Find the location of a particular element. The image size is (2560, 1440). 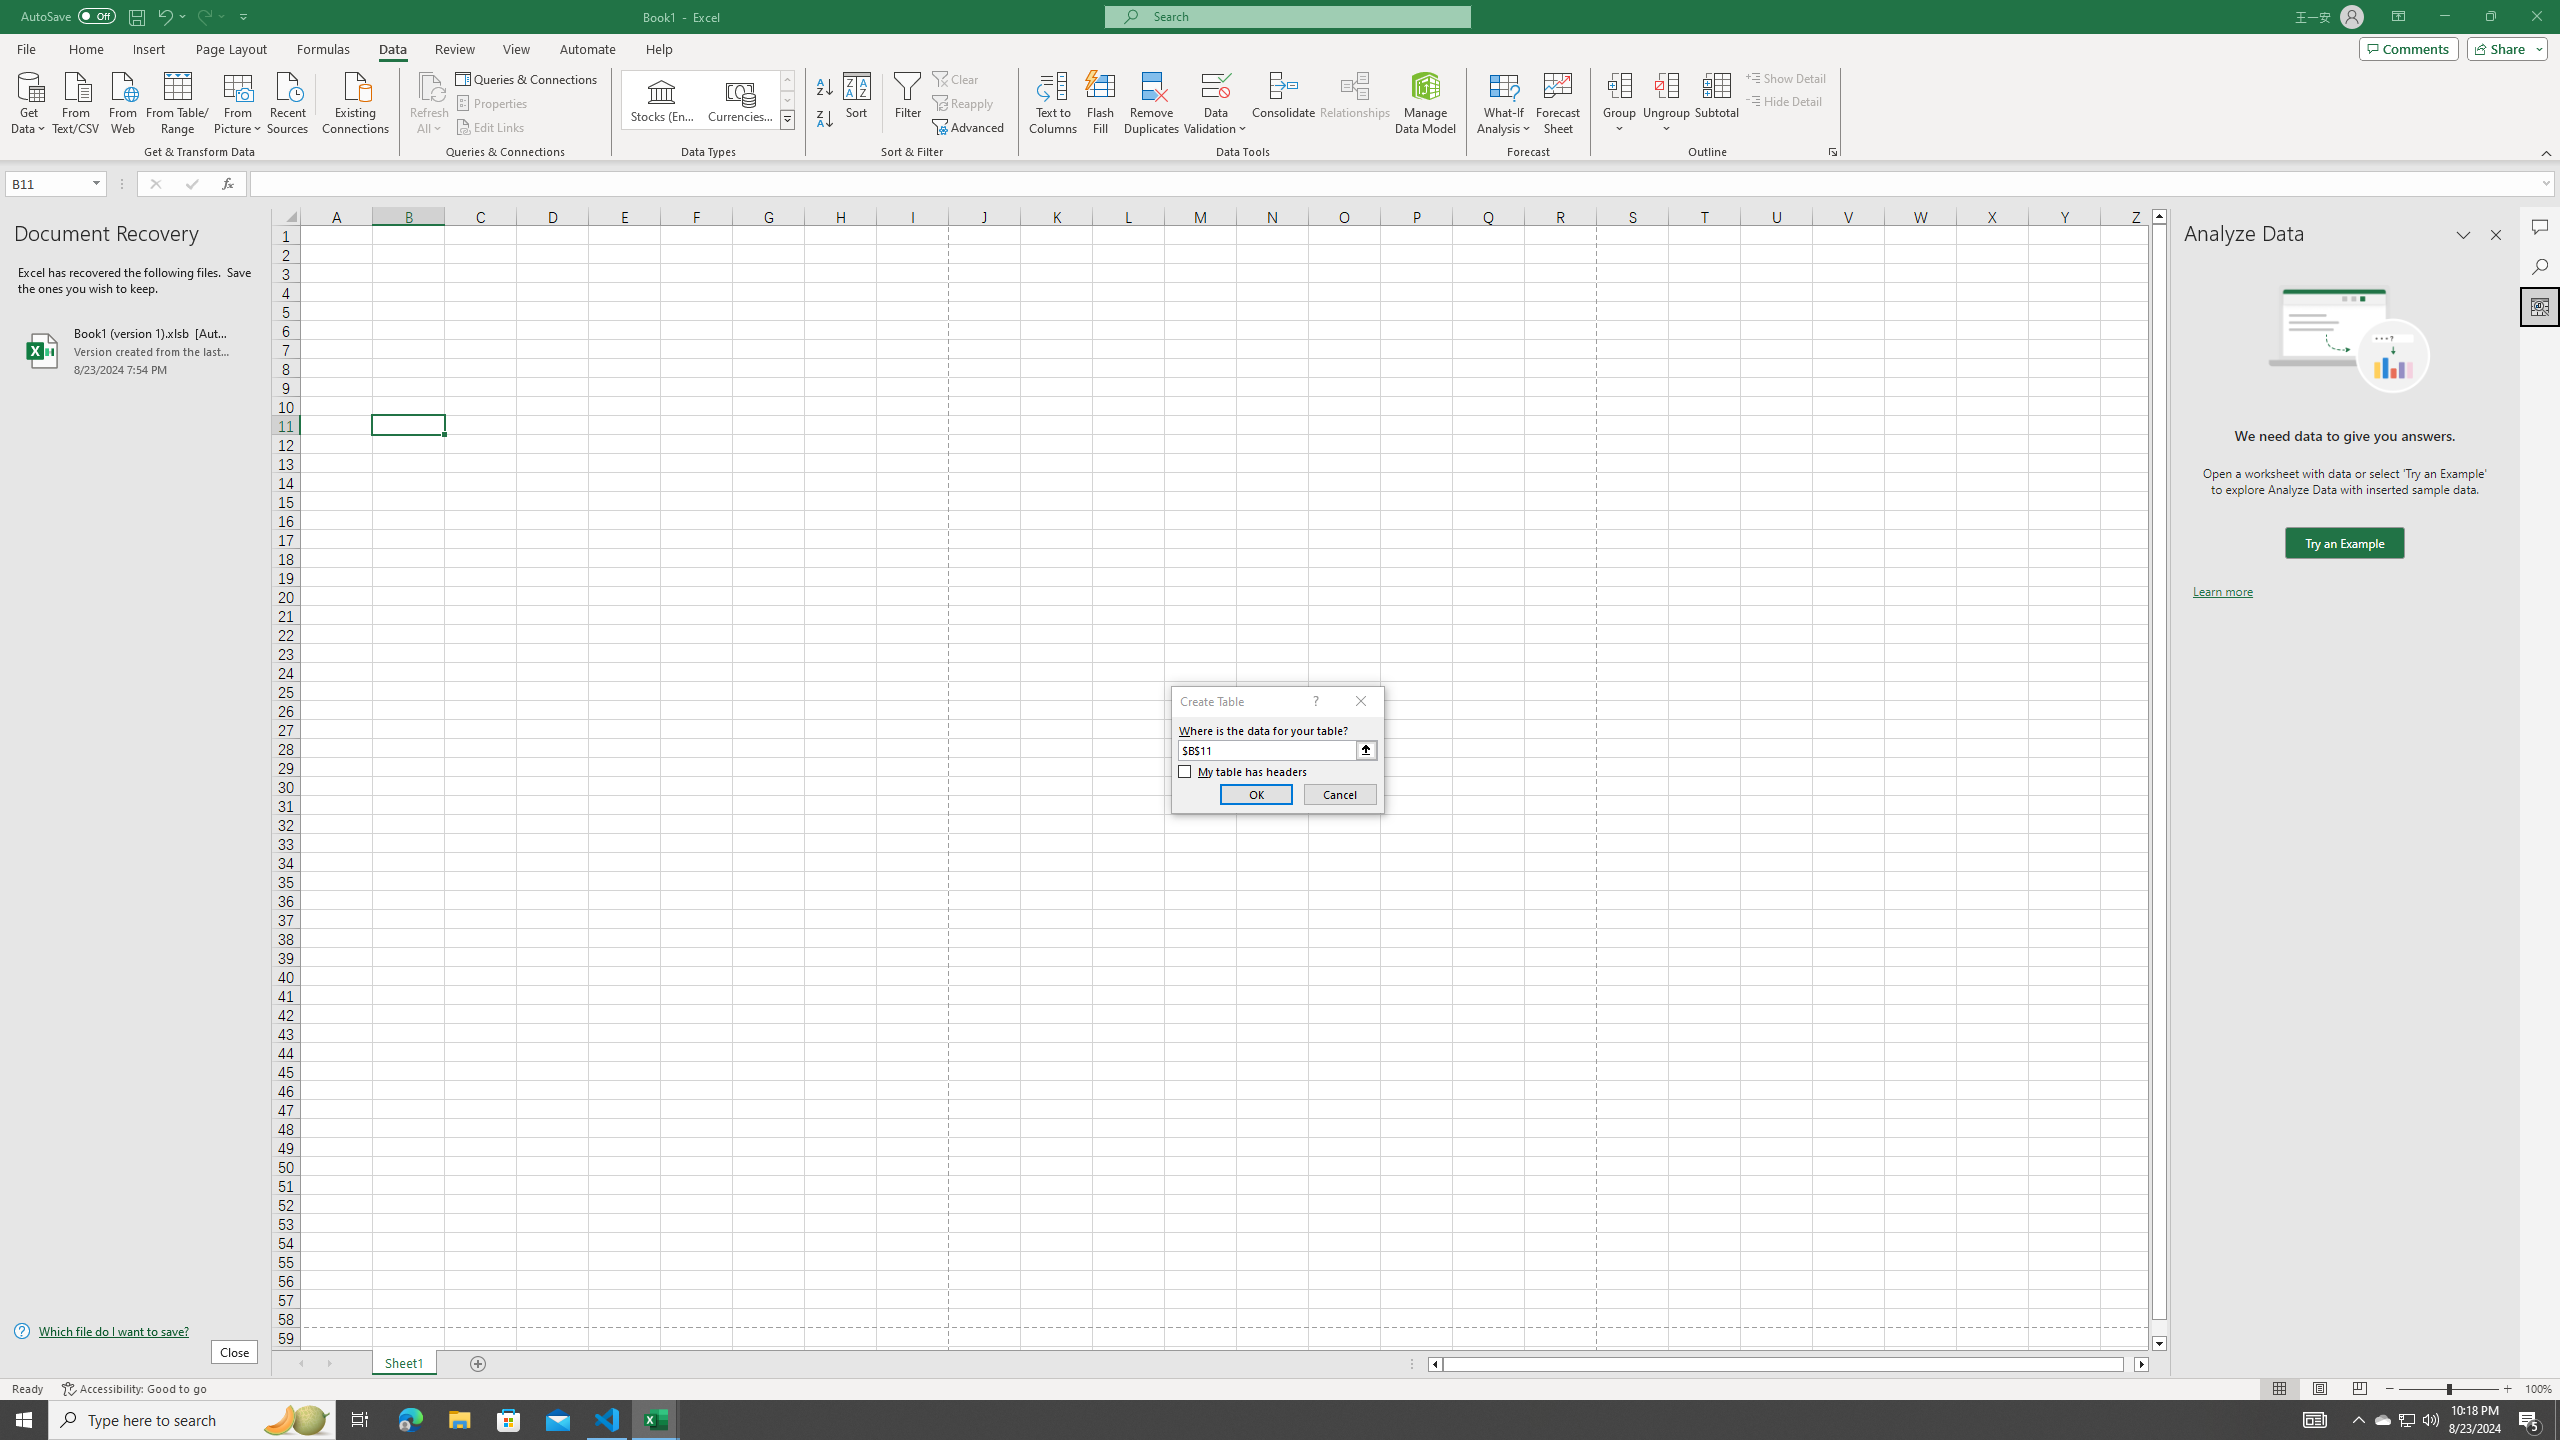

'Zoom' is located at coordinates (2447, 1389).